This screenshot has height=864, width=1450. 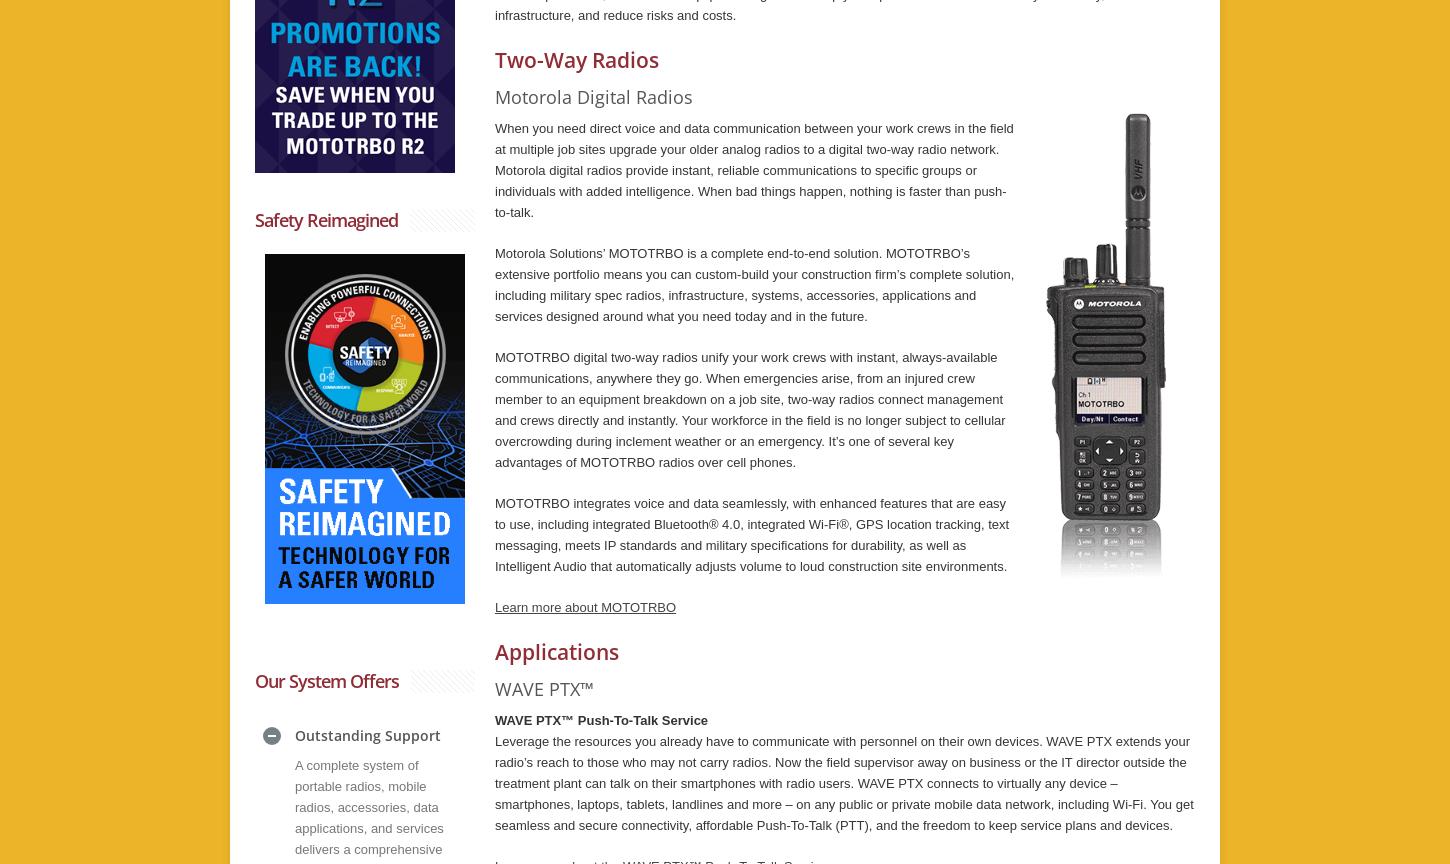 I want to click on 'Applications', so click(x=556, y=651).